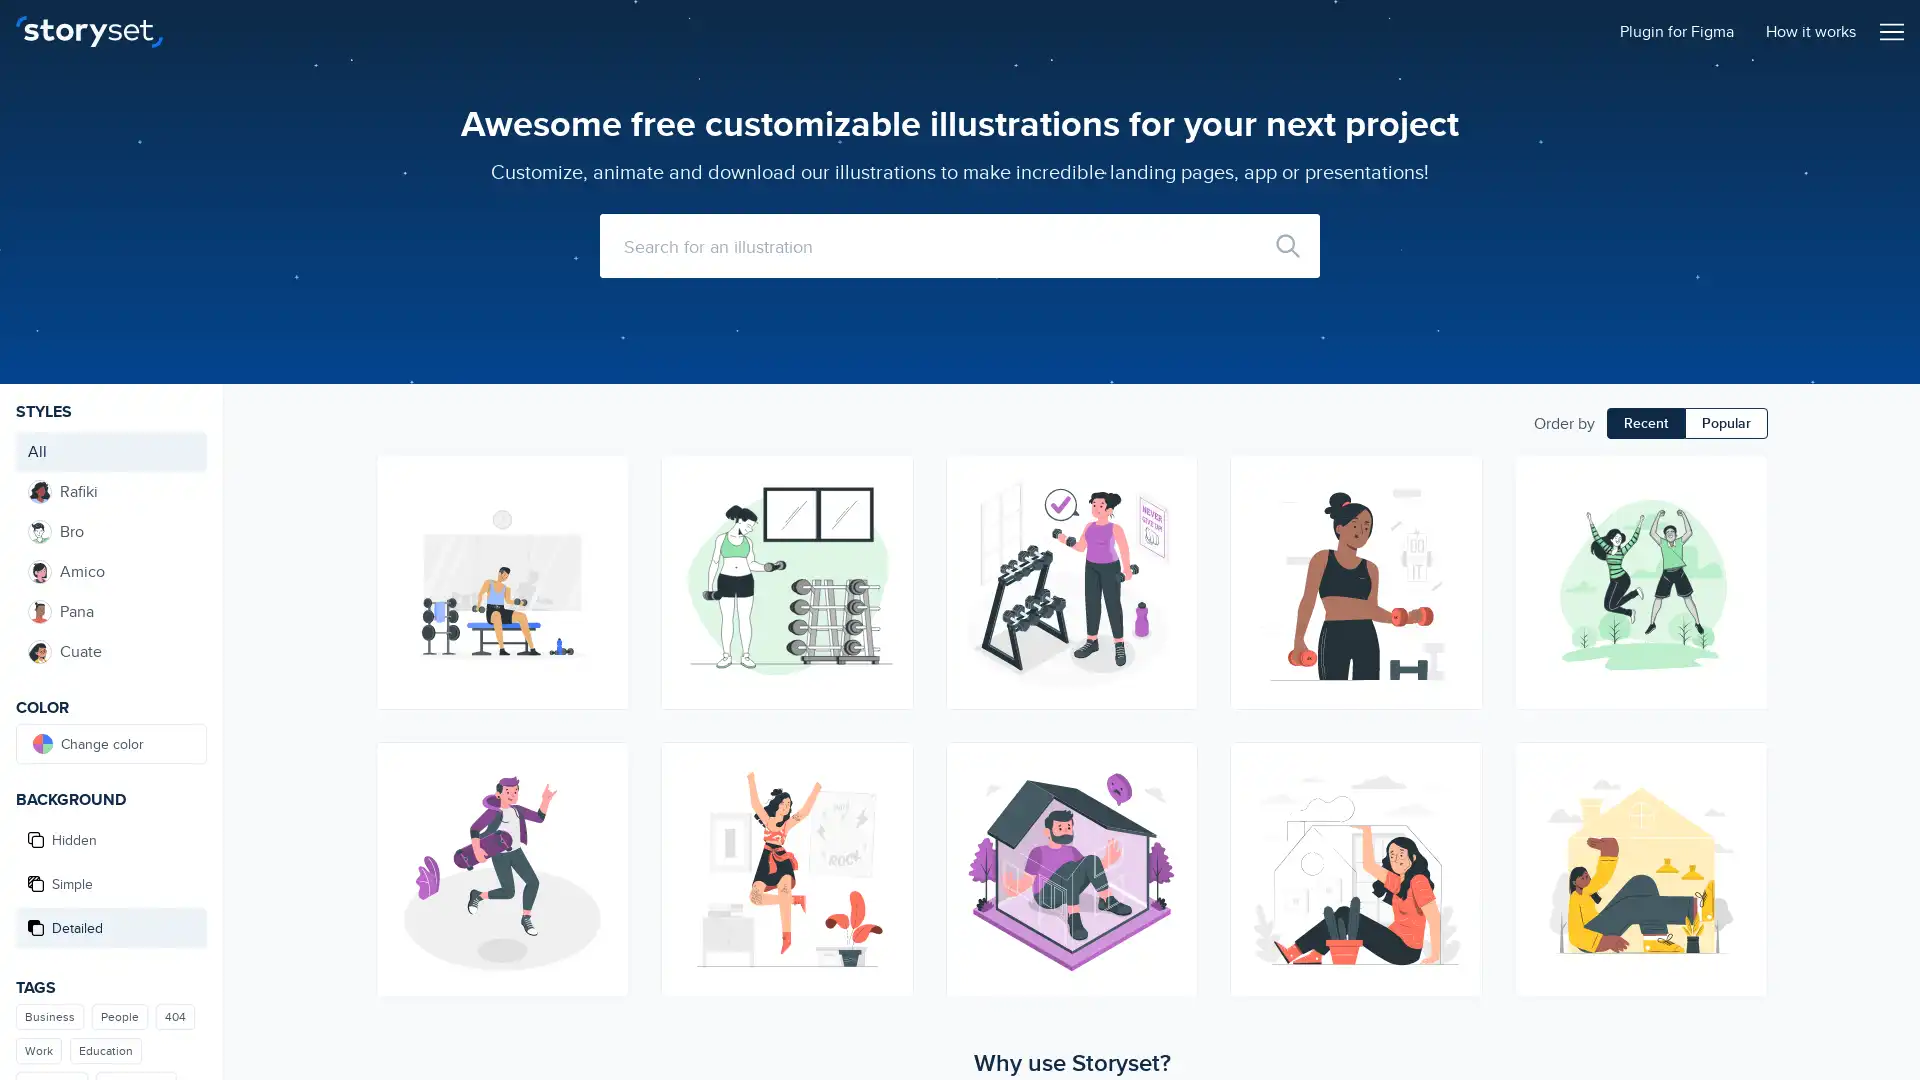  I want to click on wand icon Animate, so click(887, 479).